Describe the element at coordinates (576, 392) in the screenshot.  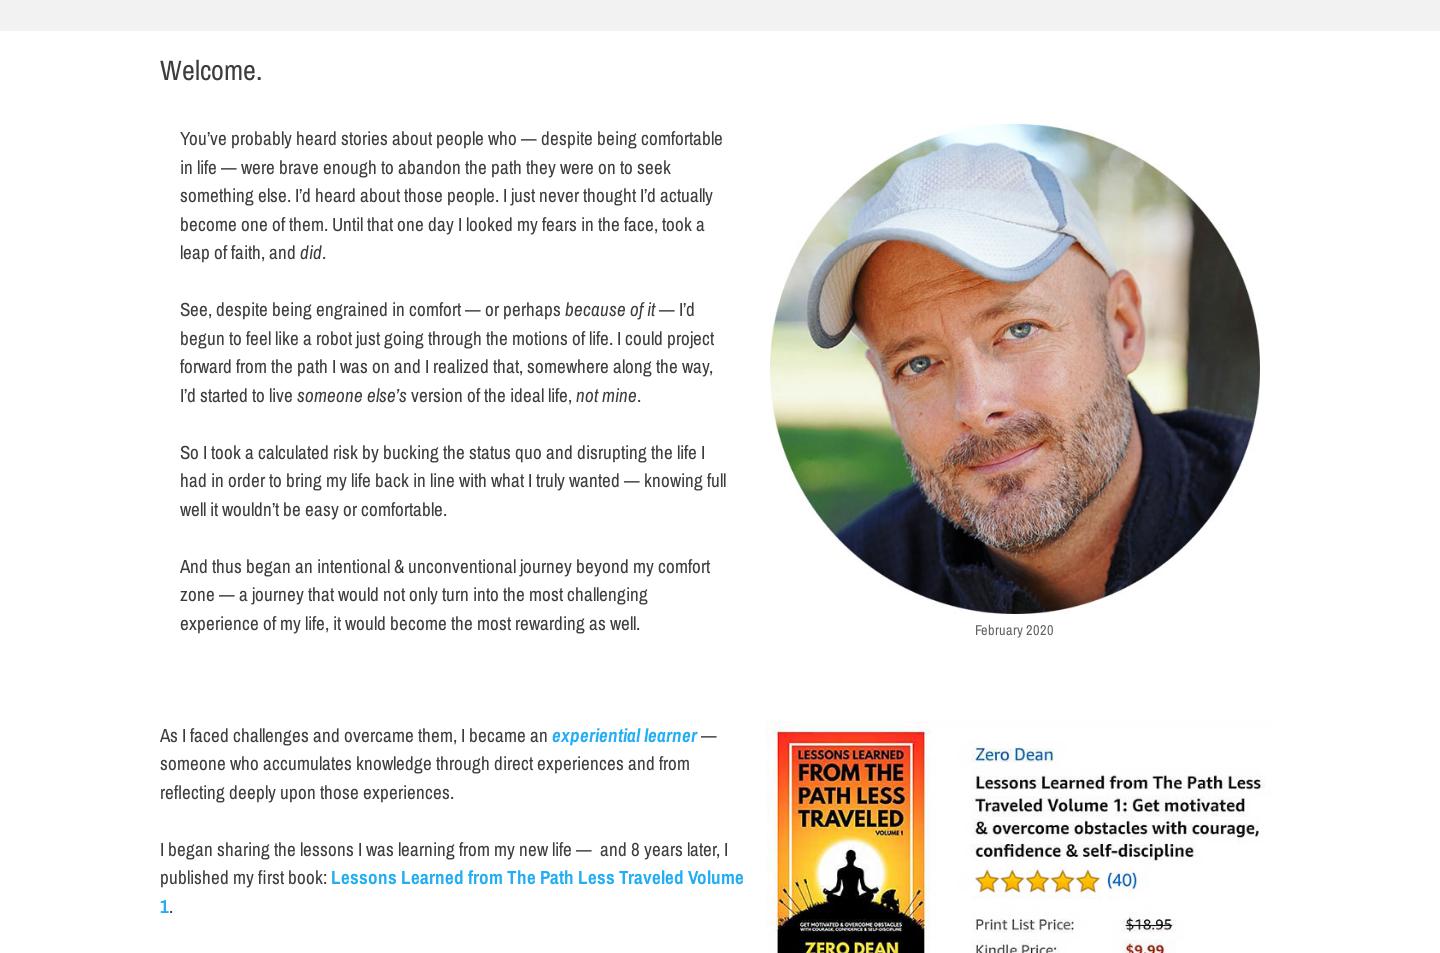
I see `'not mine'` at that location.